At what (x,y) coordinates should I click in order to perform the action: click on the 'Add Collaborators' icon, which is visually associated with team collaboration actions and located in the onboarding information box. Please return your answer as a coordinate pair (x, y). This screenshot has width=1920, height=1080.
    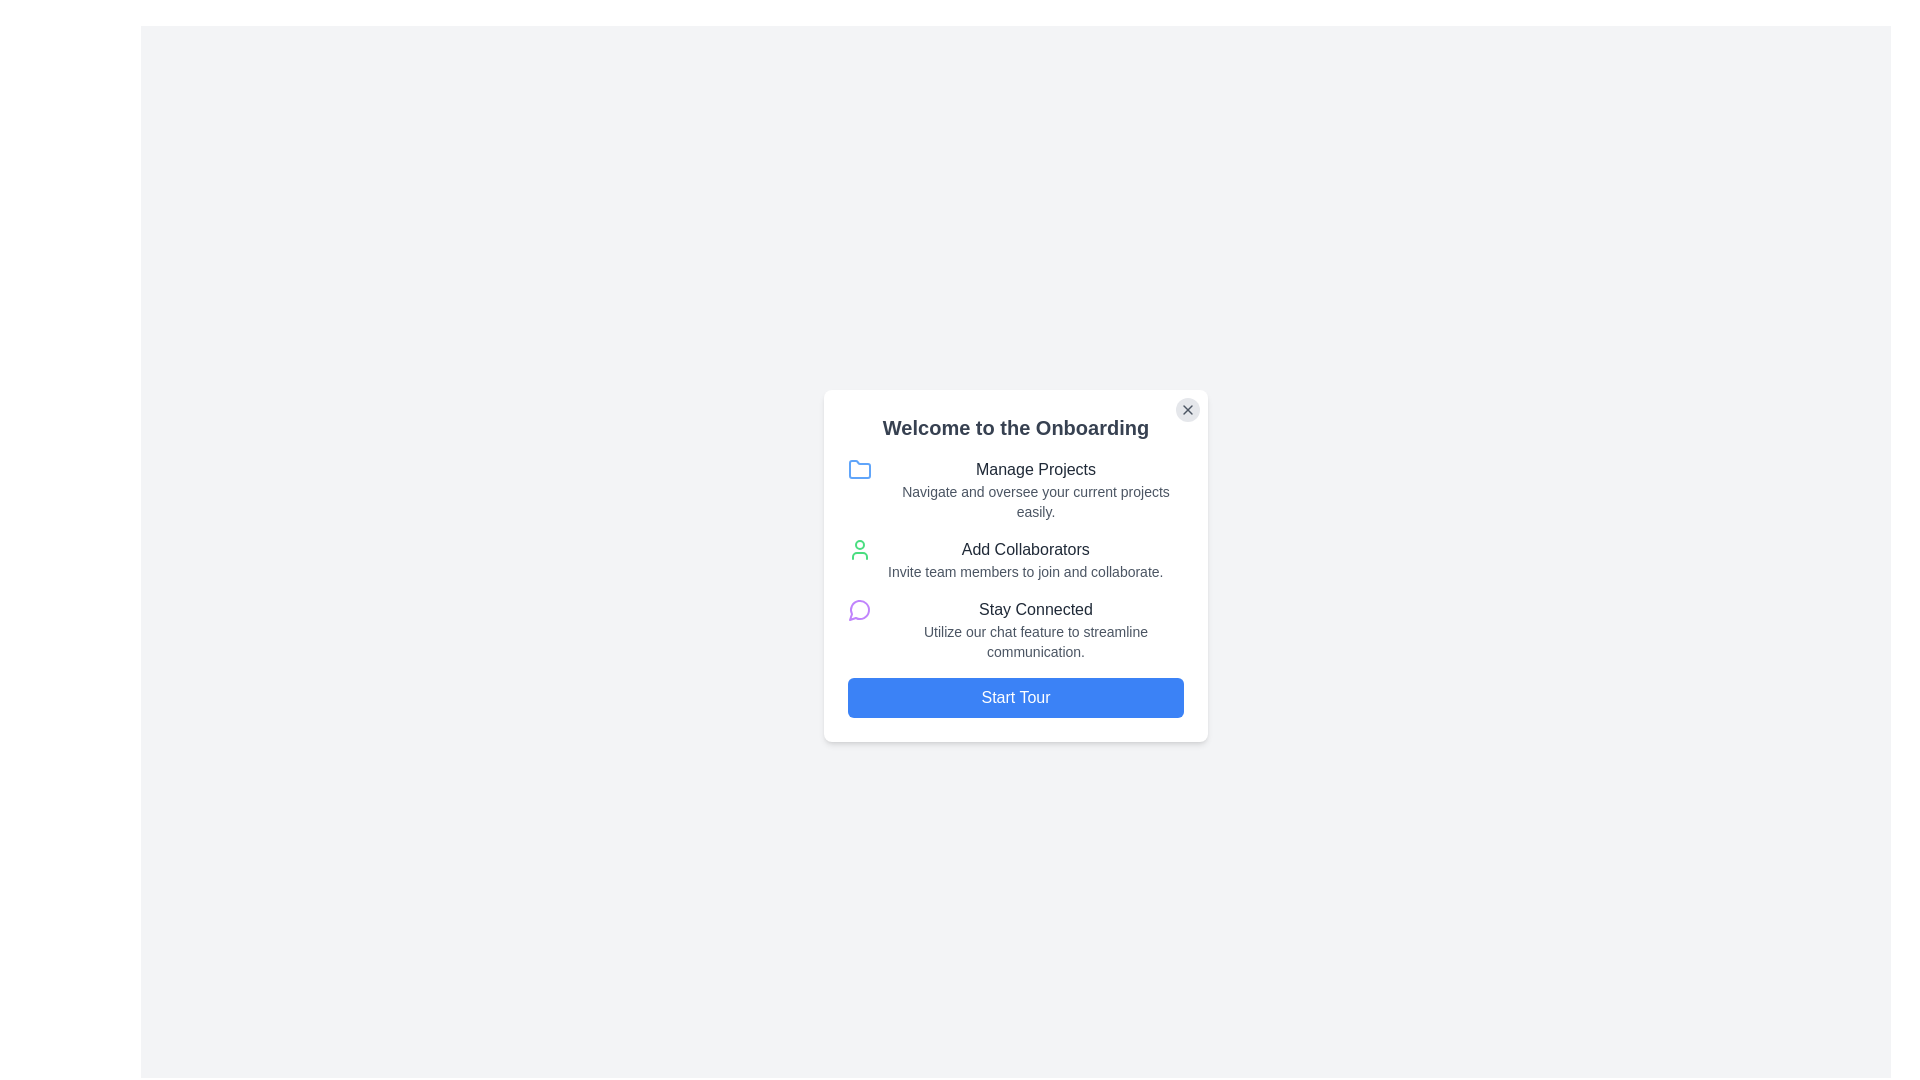
    Looking at the image, I should click on (859, 550).